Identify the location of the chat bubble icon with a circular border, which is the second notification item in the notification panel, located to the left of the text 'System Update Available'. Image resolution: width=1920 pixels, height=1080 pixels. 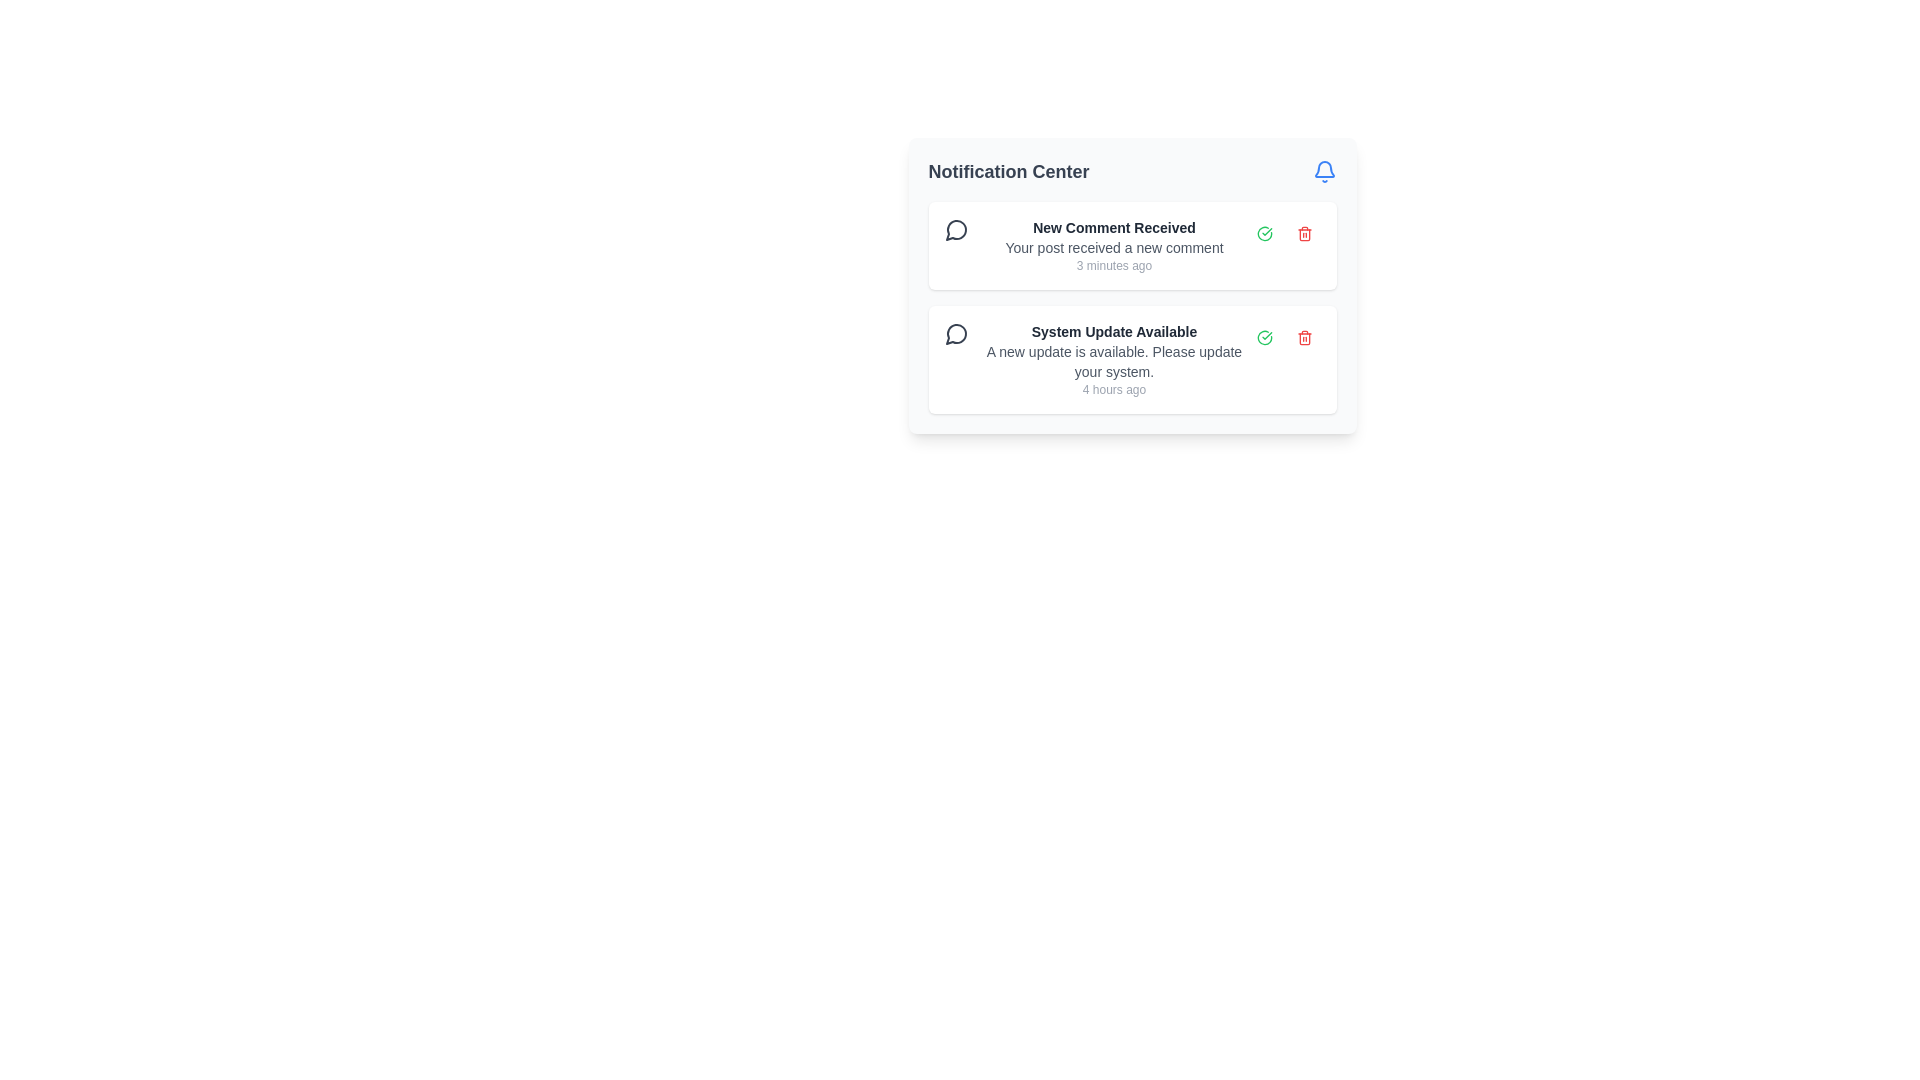
(955, 333).